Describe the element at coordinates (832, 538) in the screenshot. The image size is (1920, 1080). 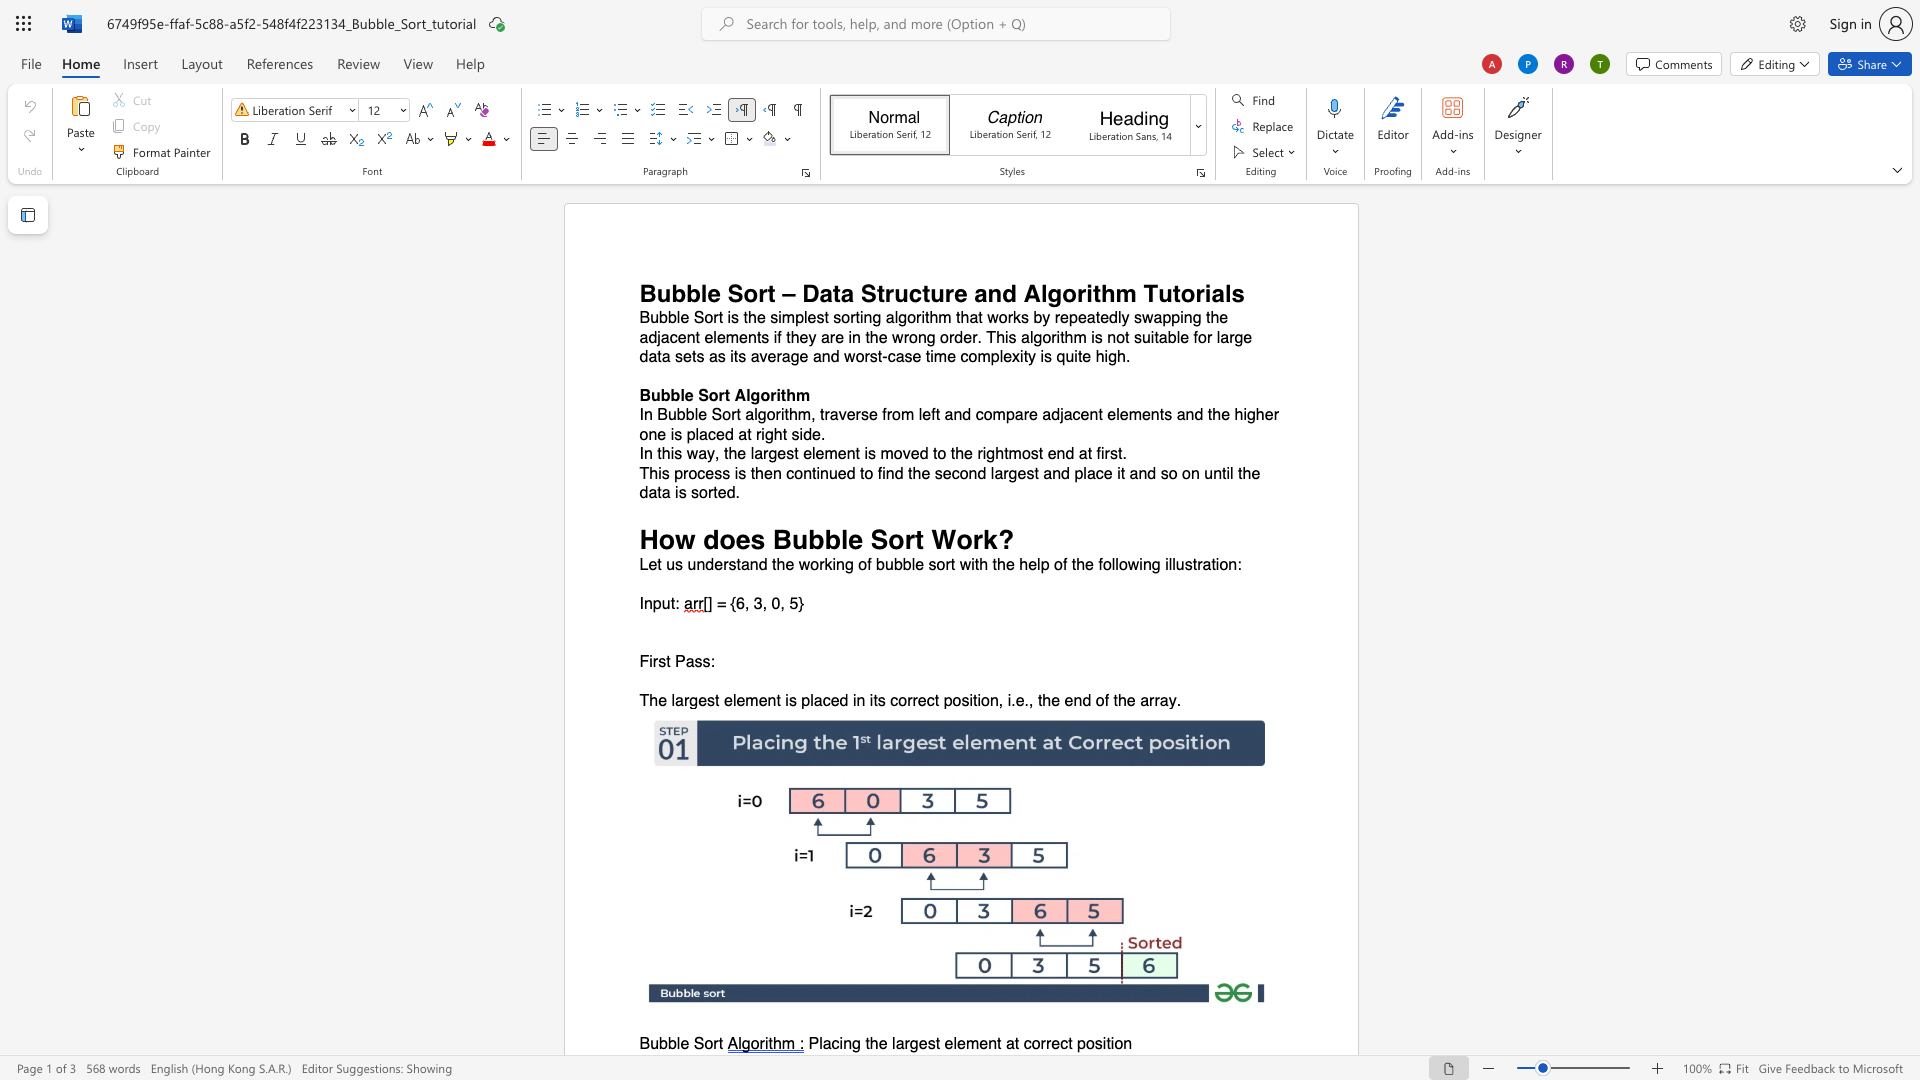
I see `the 2th character "b" in the text` at that location.